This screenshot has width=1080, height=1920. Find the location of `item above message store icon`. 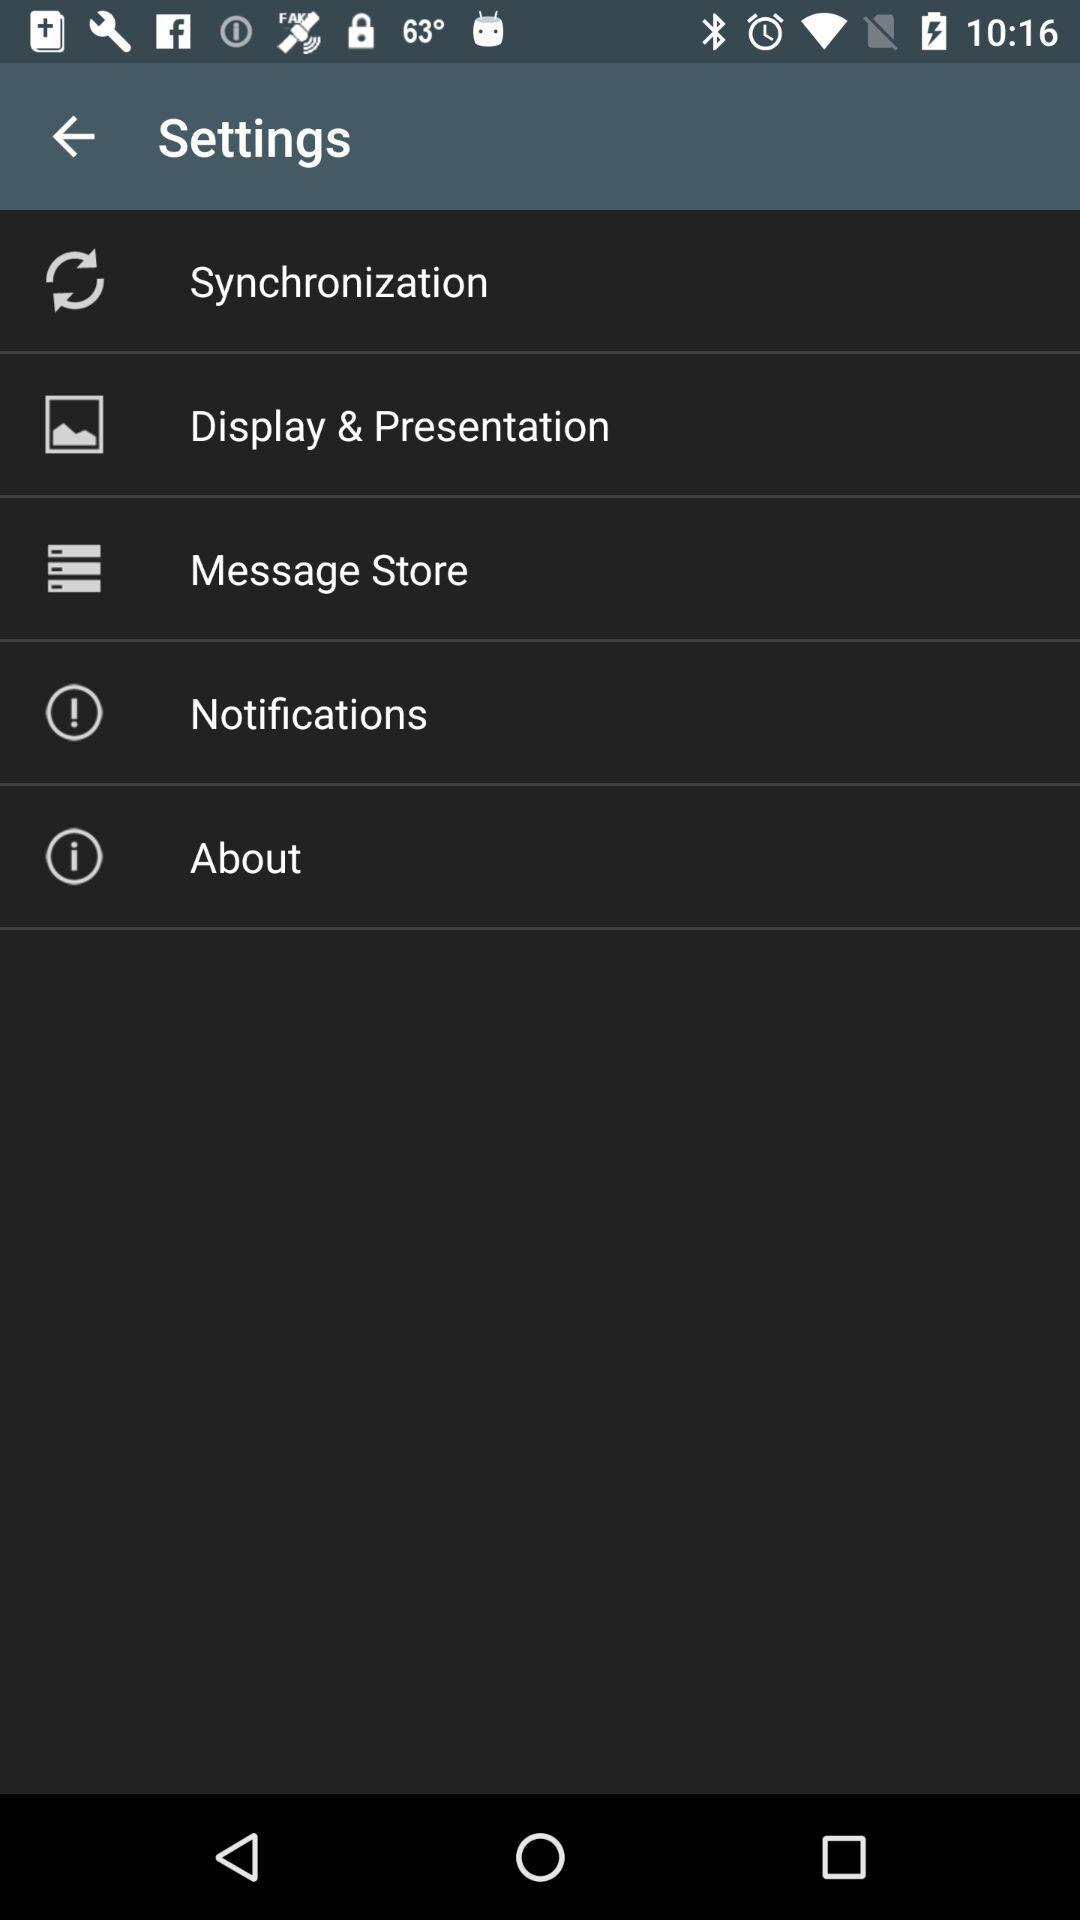

item above message store icon is located at coordinates (400, 423).